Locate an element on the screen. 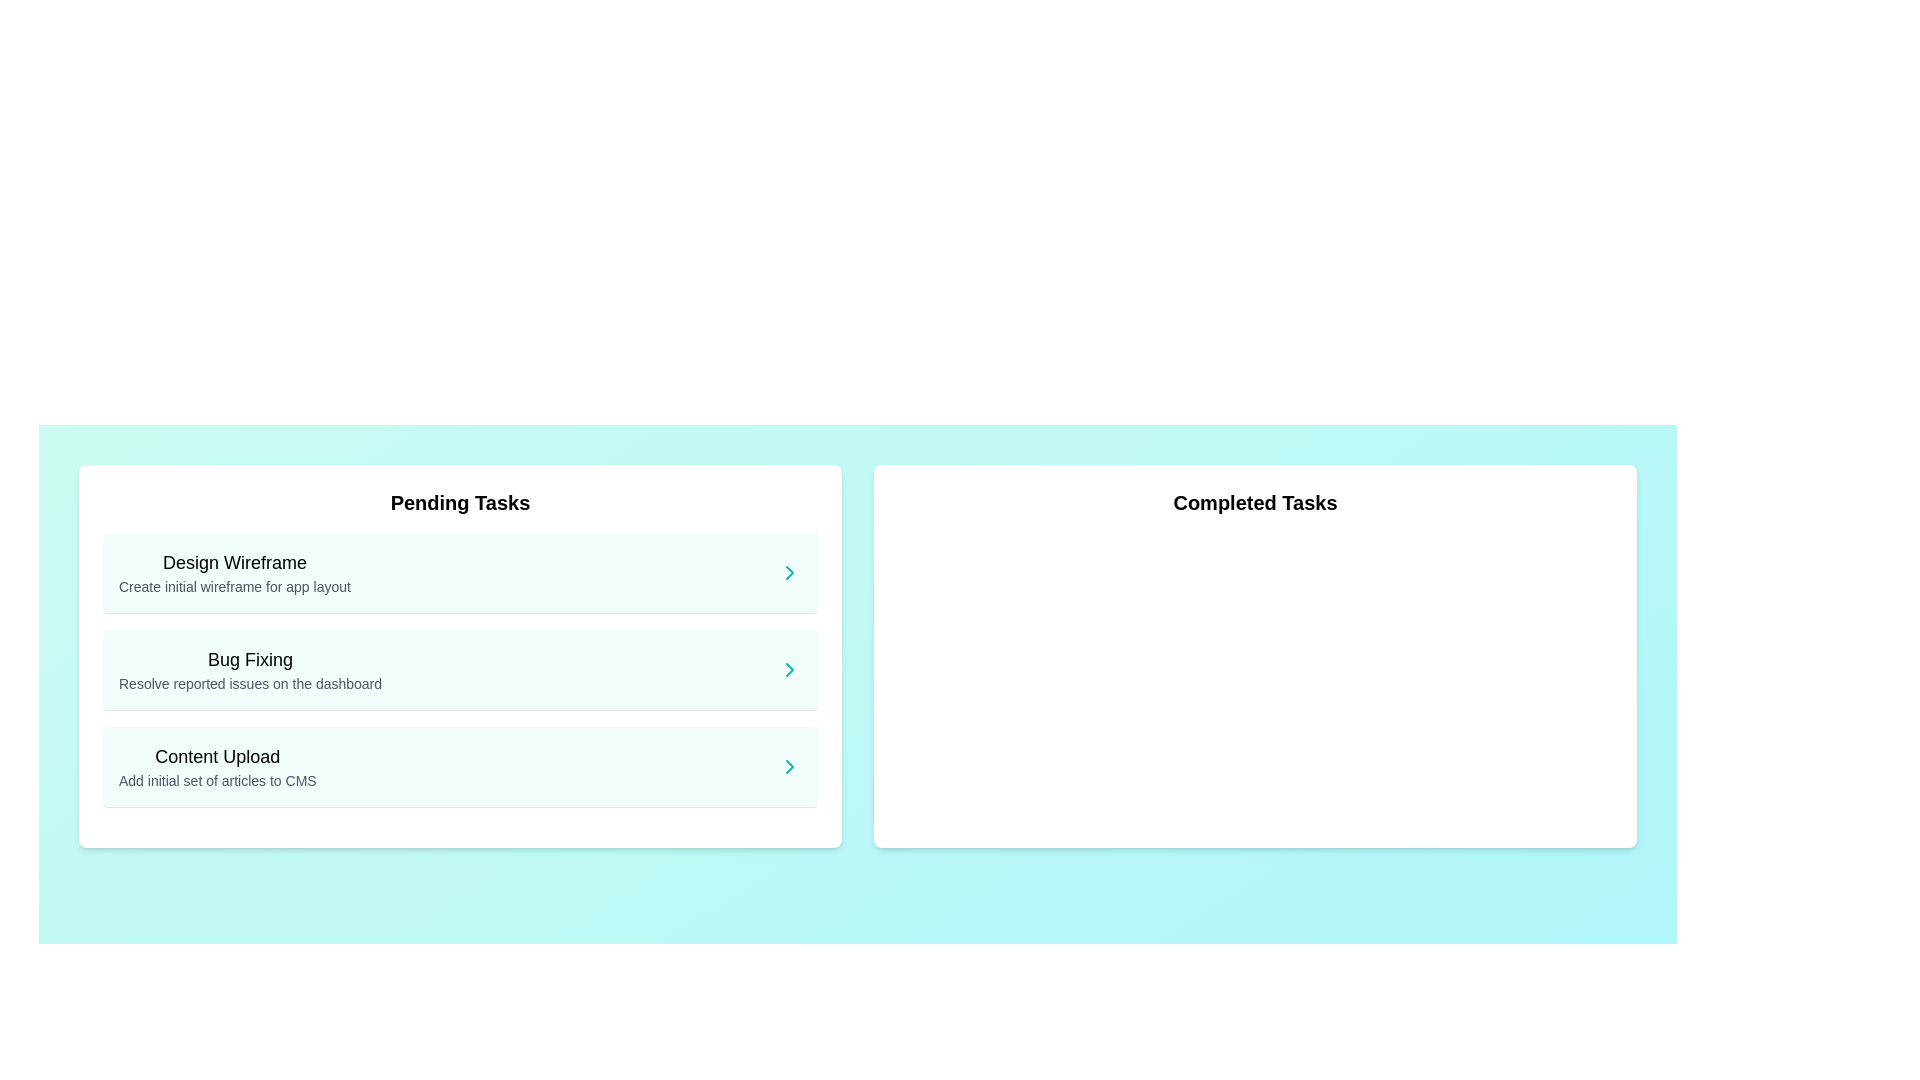  the 'Bug Fixing' task card in the 'Pending Tasks' section is located at coordinates (459, 670).